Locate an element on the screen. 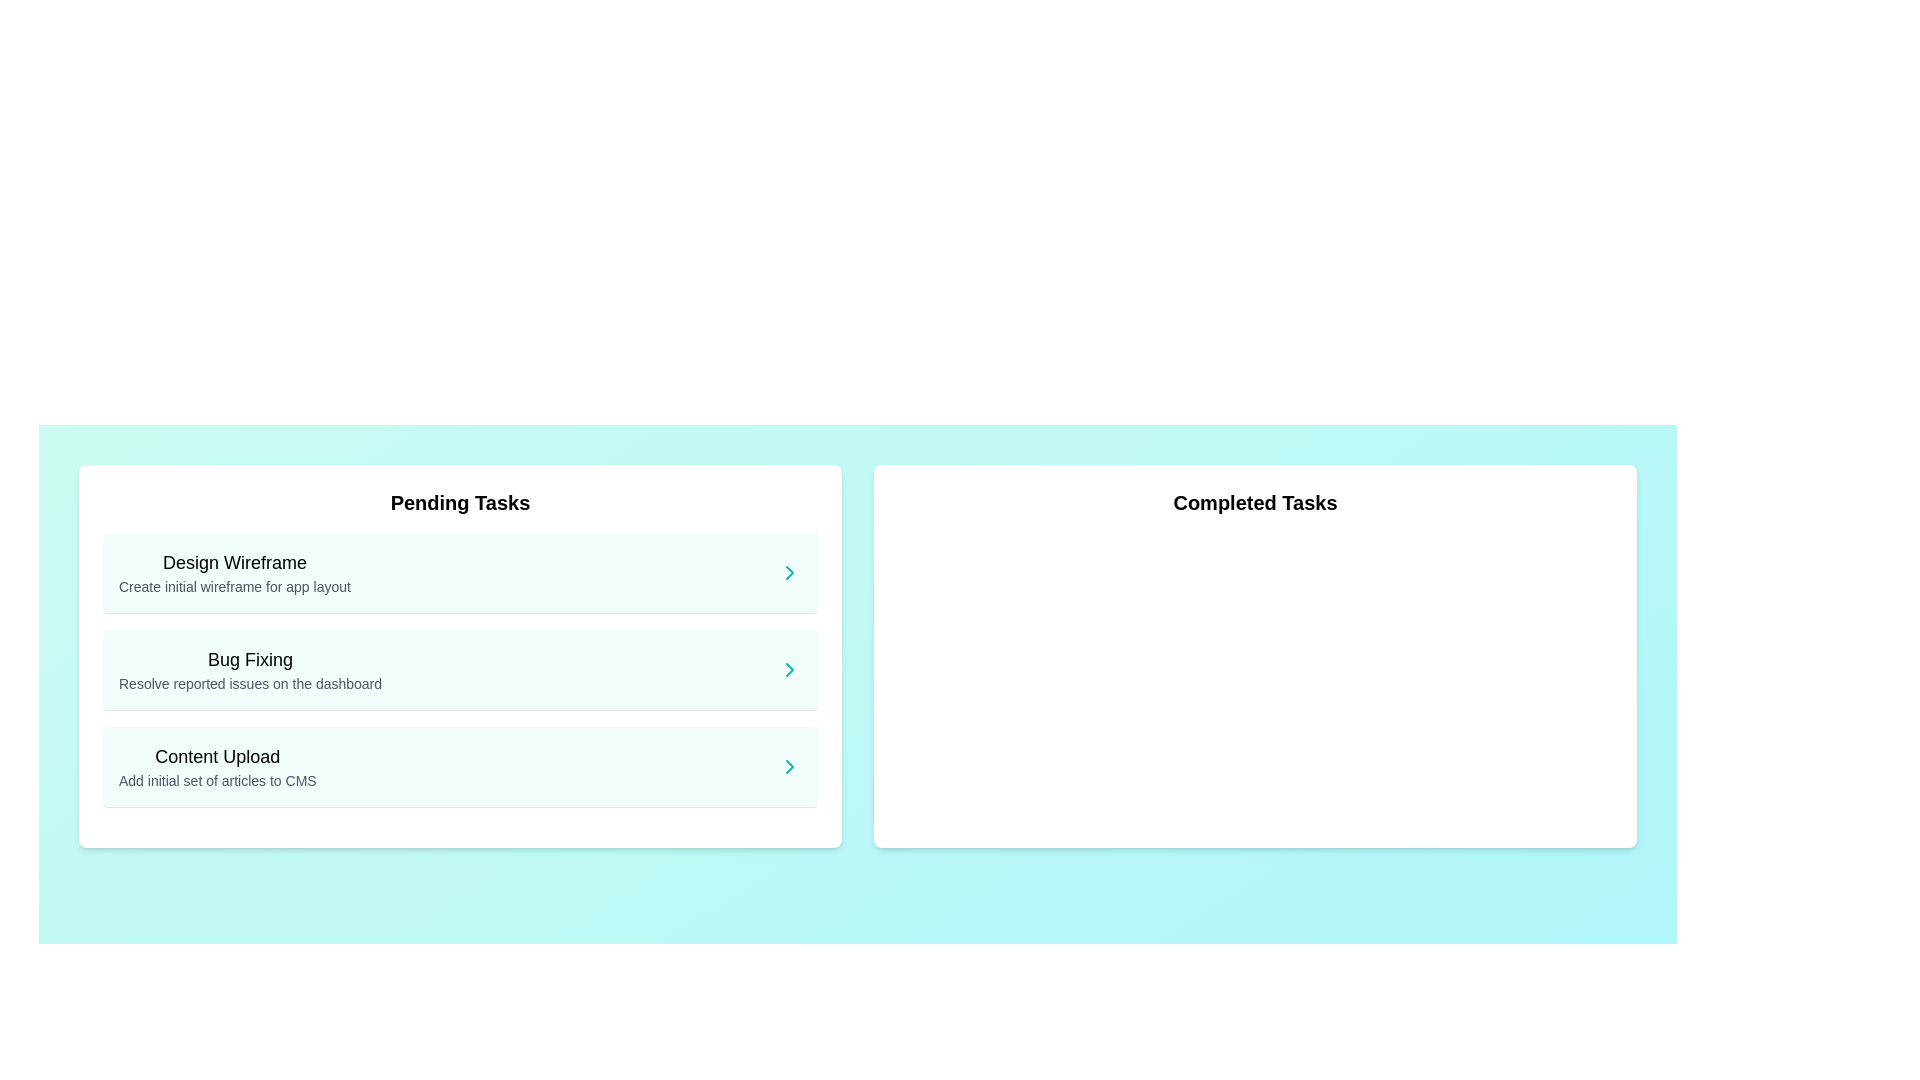  the 'Bug Fixing' task card in the 'Pending Tasks' section is located at coordinates (459, 670).